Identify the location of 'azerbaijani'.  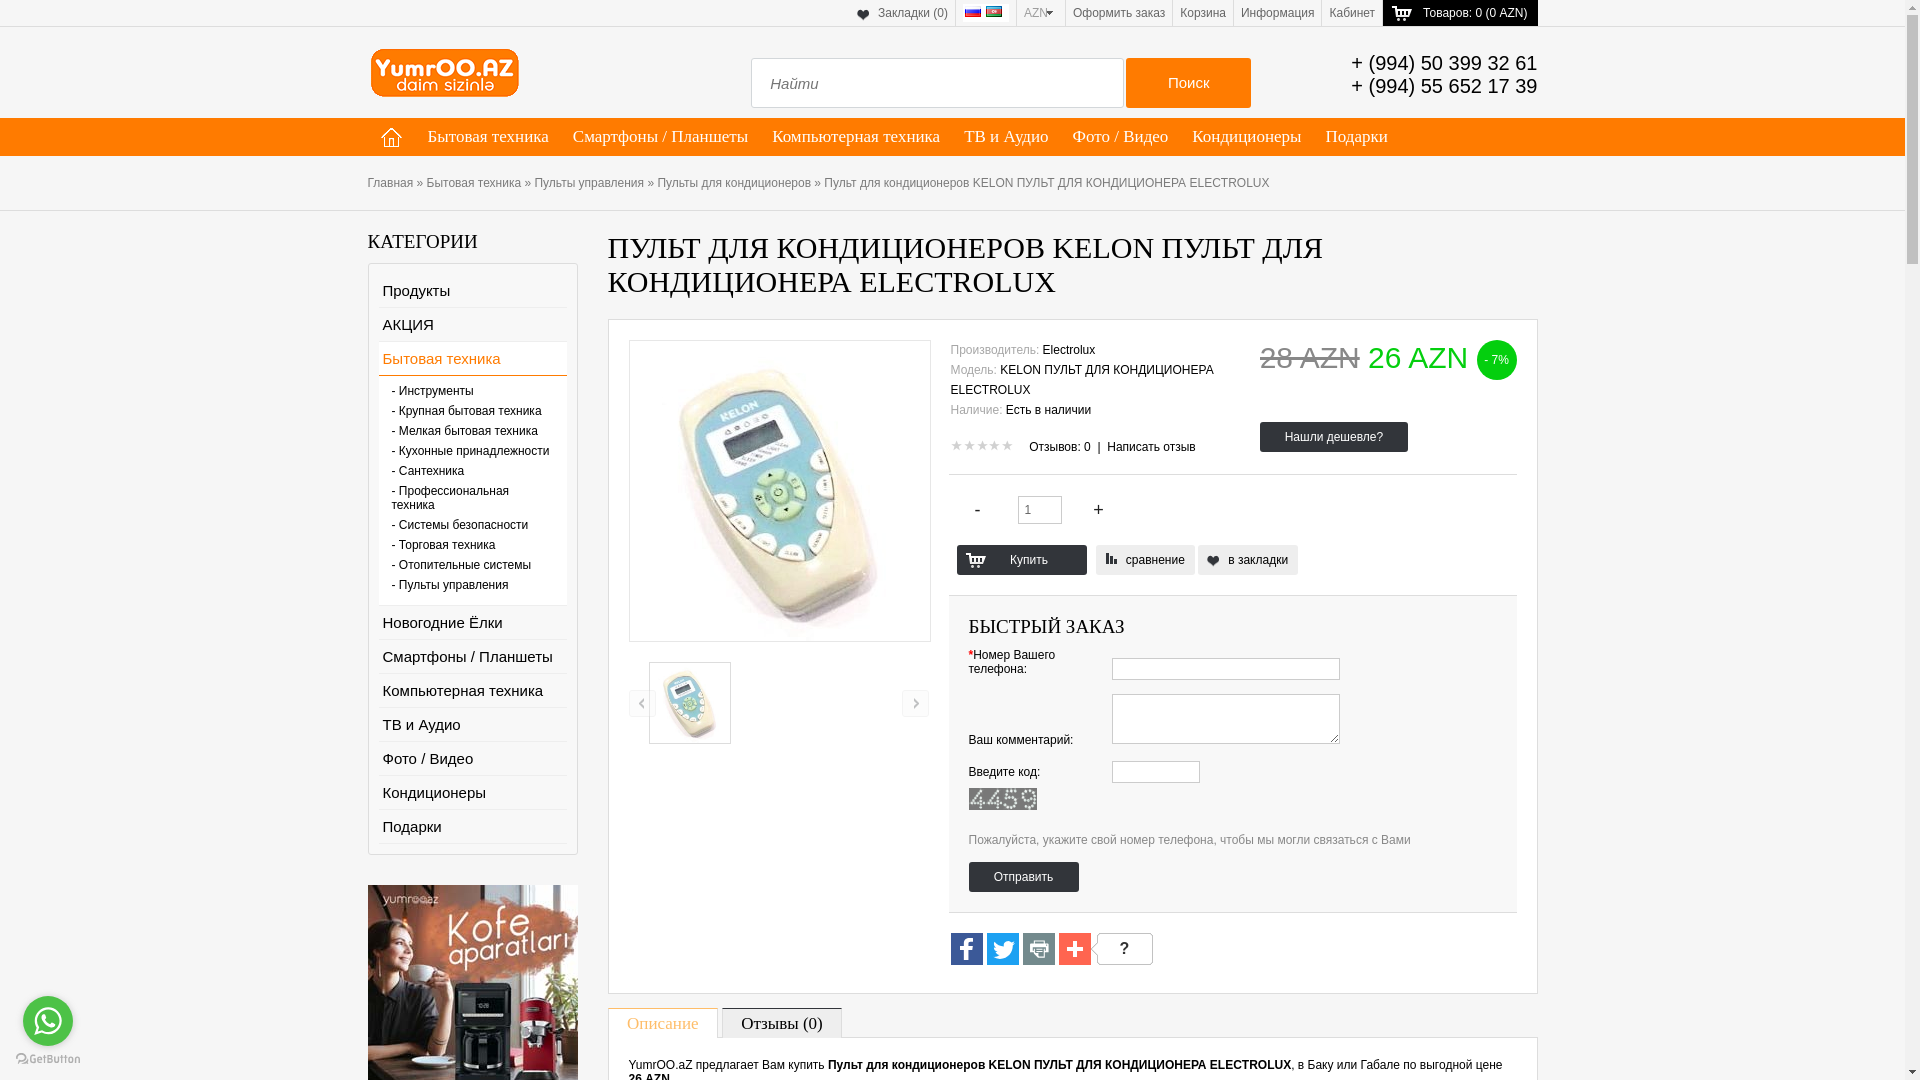
(993, 11).